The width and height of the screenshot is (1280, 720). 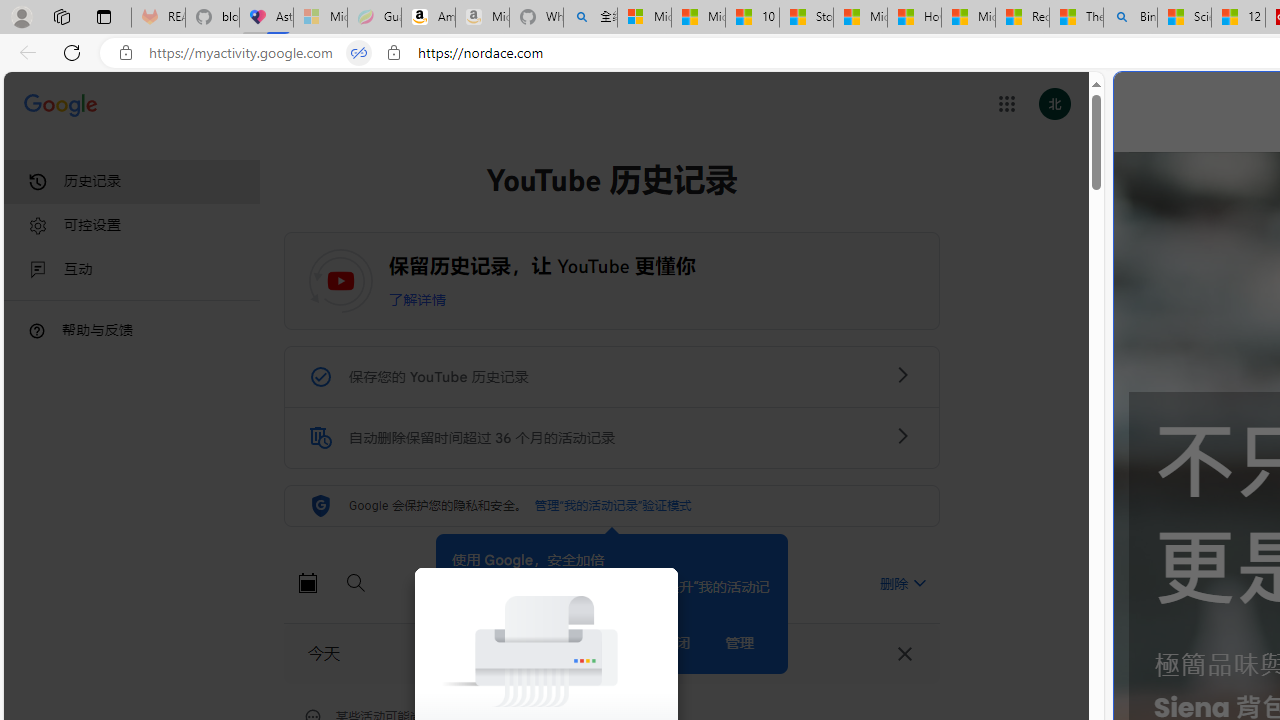 What do you see at coordinates (1130, 17) in the screenshot?
I see `'Bing'` at bounding box center [1130, 17].